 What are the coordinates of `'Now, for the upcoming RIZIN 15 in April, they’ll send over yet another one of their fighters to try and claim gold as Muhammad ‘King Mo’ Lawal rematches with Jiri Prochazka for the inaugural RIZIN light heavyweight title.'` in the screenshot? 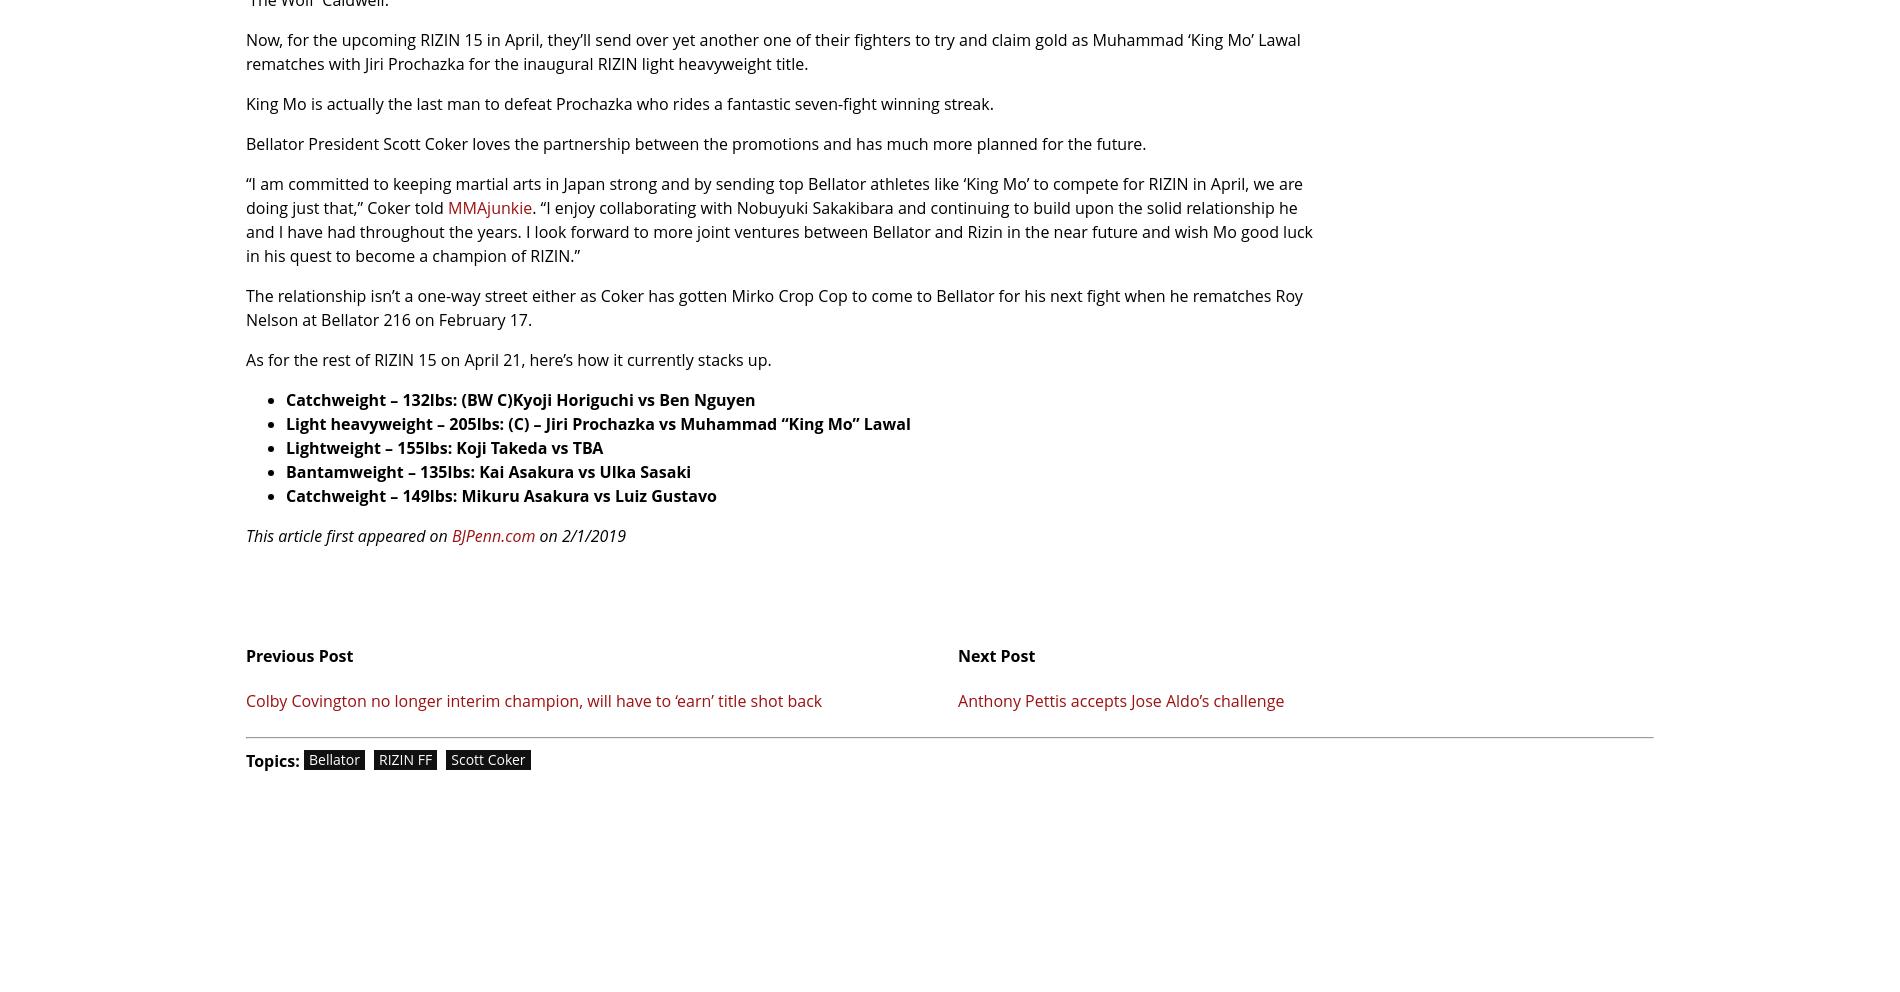 It's located at (771, 50).